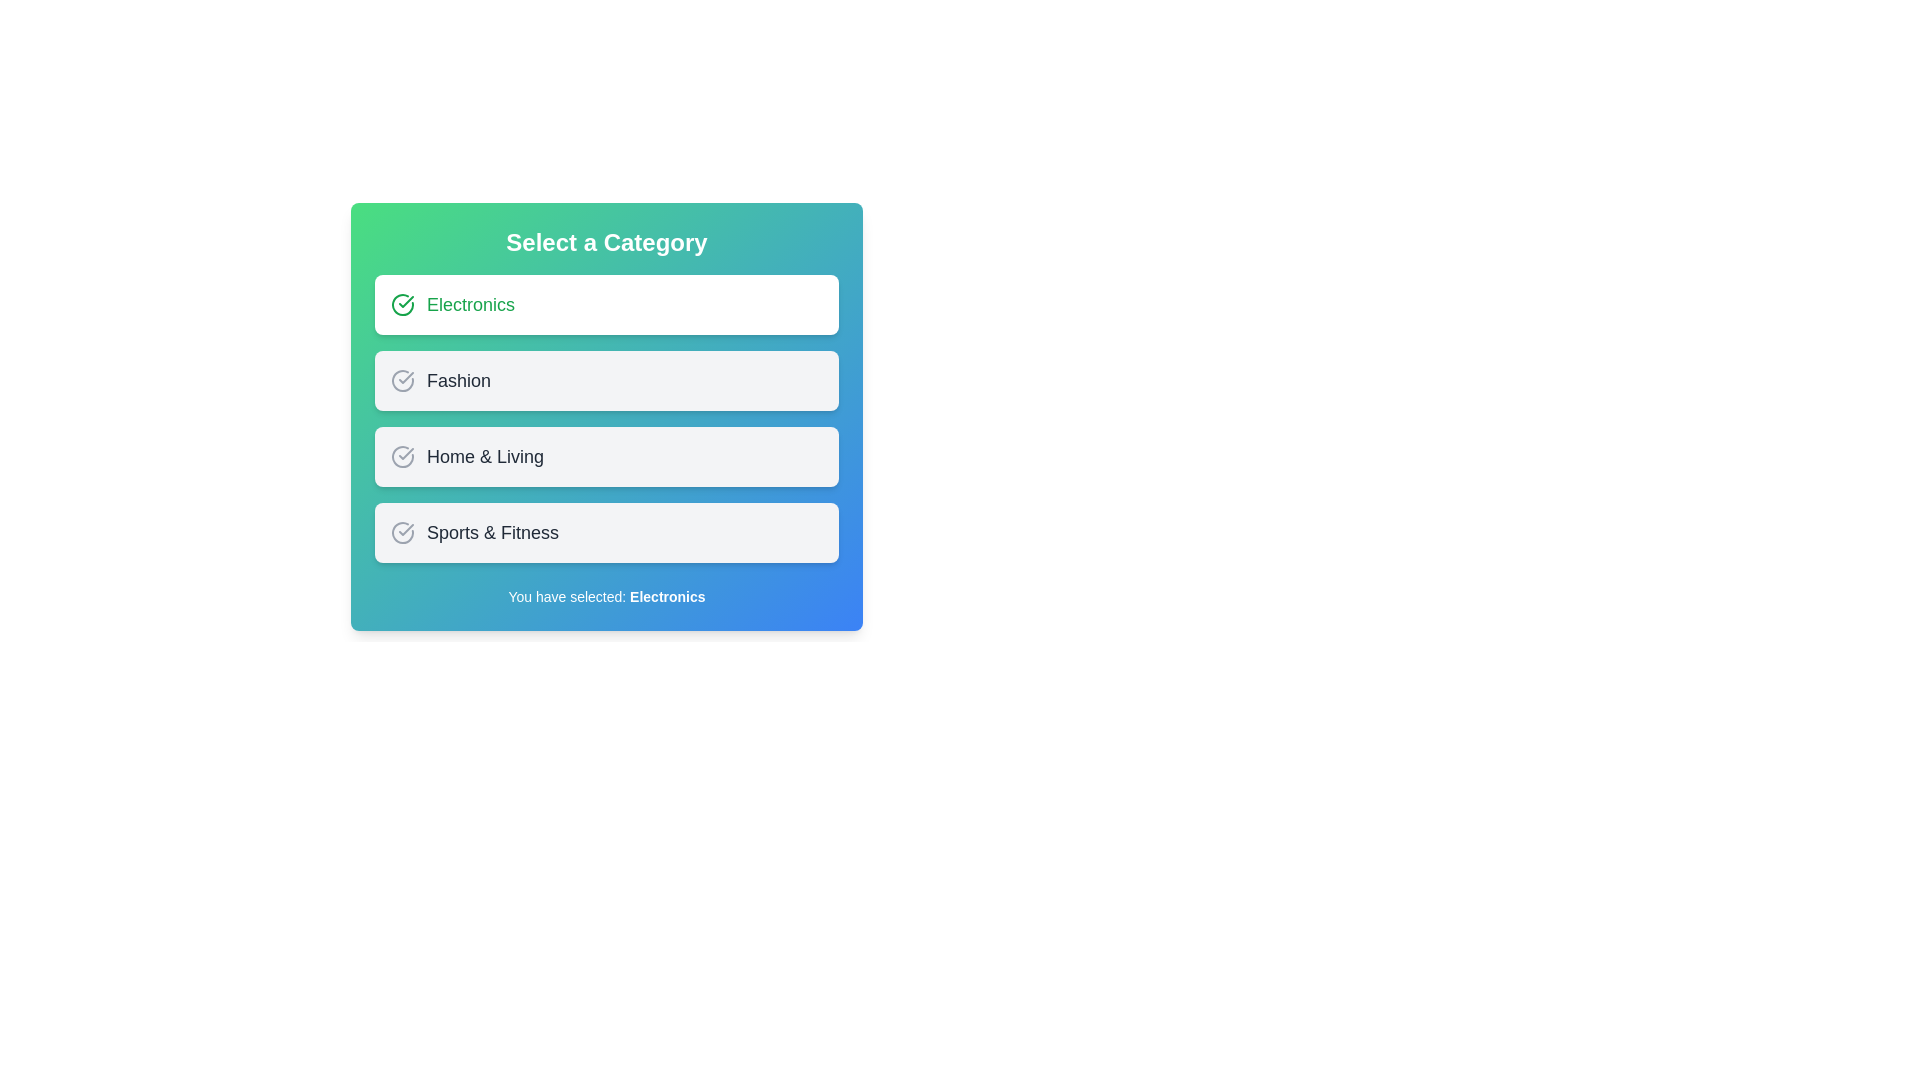  I want to click on the 'Fashion' text label, which is prominently displayed in a bold font within the second option of a vertically stacked menu labeled 'Select a Category', so click(458, 381).